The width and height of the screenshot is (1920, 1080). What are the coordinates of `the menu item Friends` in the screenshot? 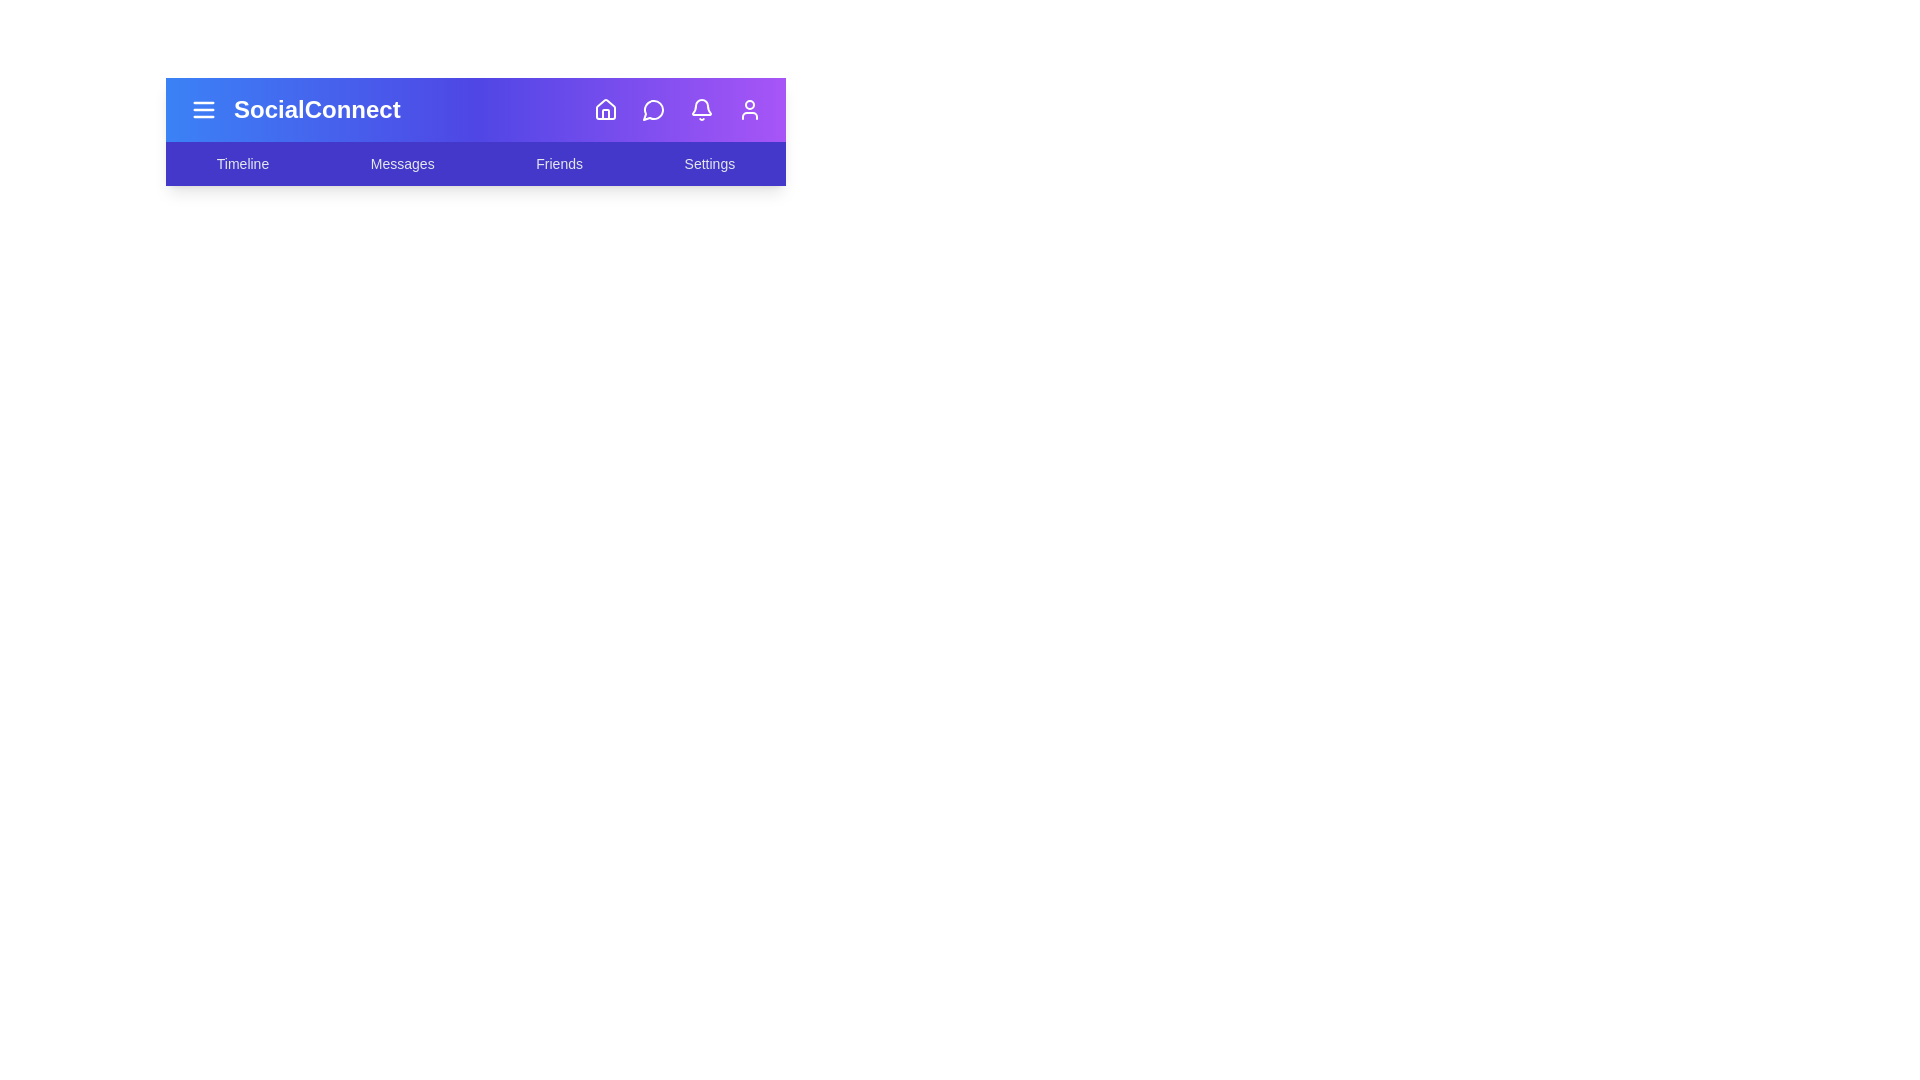 It's located at (559, 163).